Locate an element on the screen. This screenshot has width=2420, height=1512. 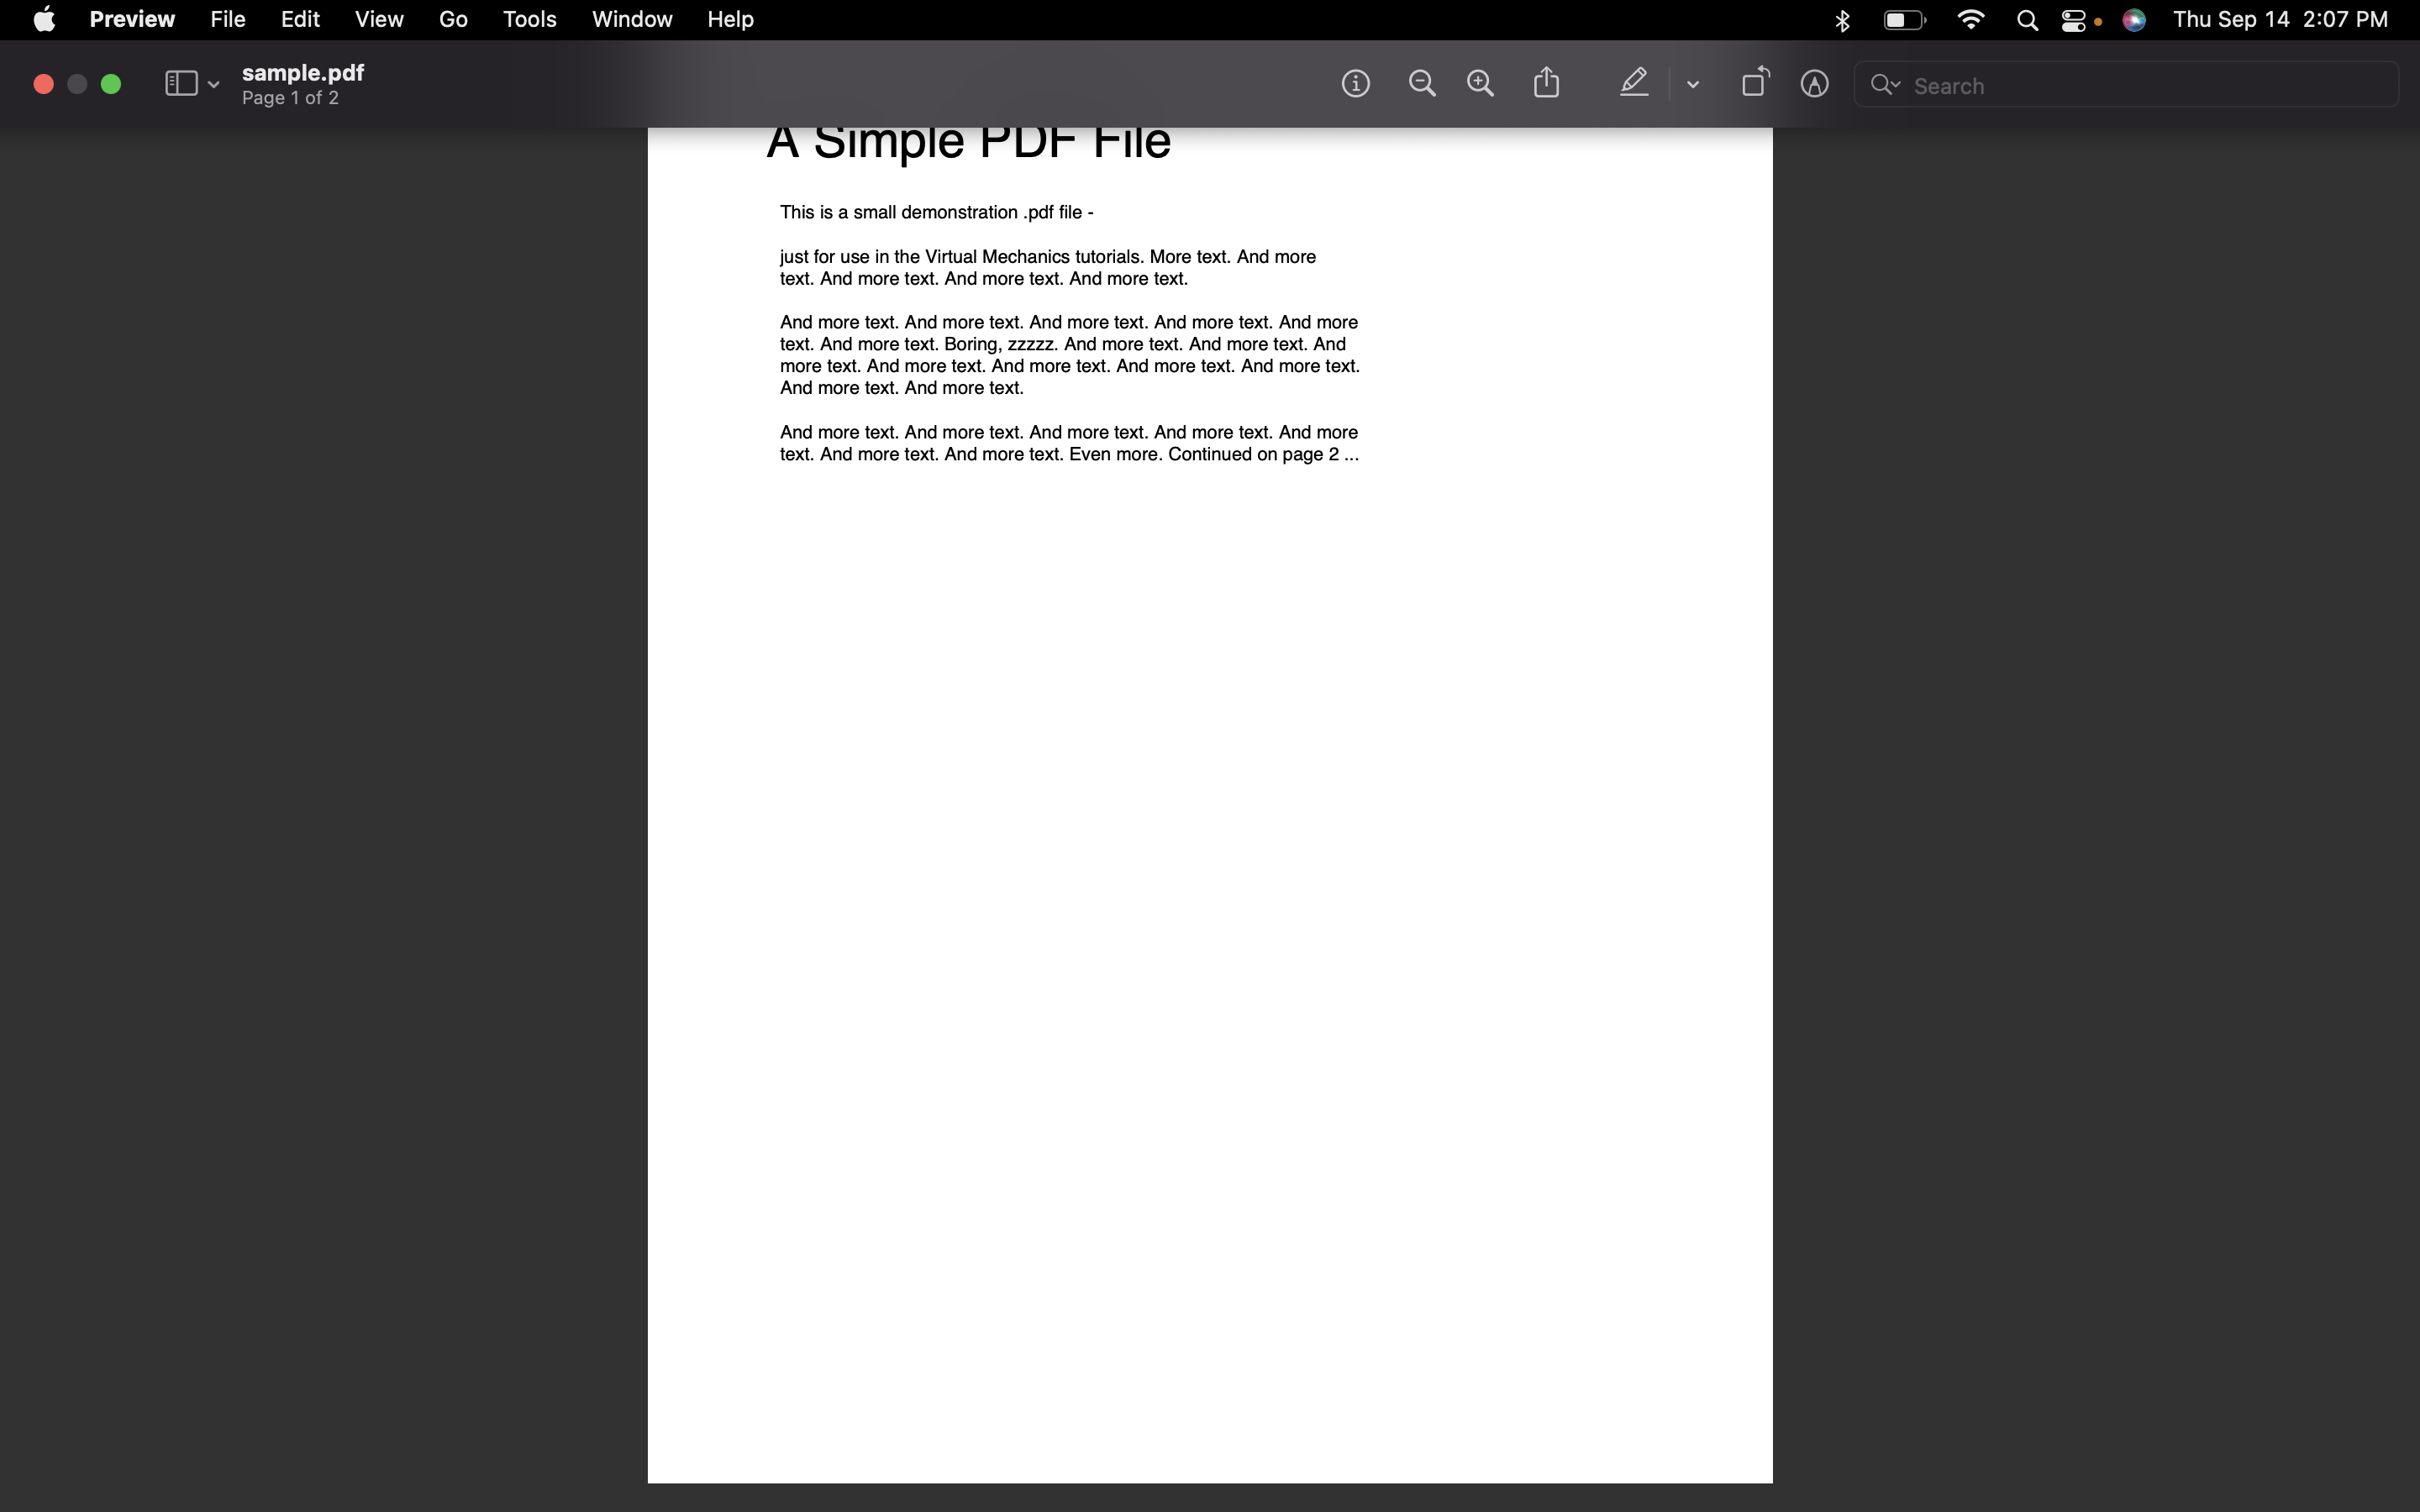
Magnify the document to a smaller size is located at coordinates (1418, 83).